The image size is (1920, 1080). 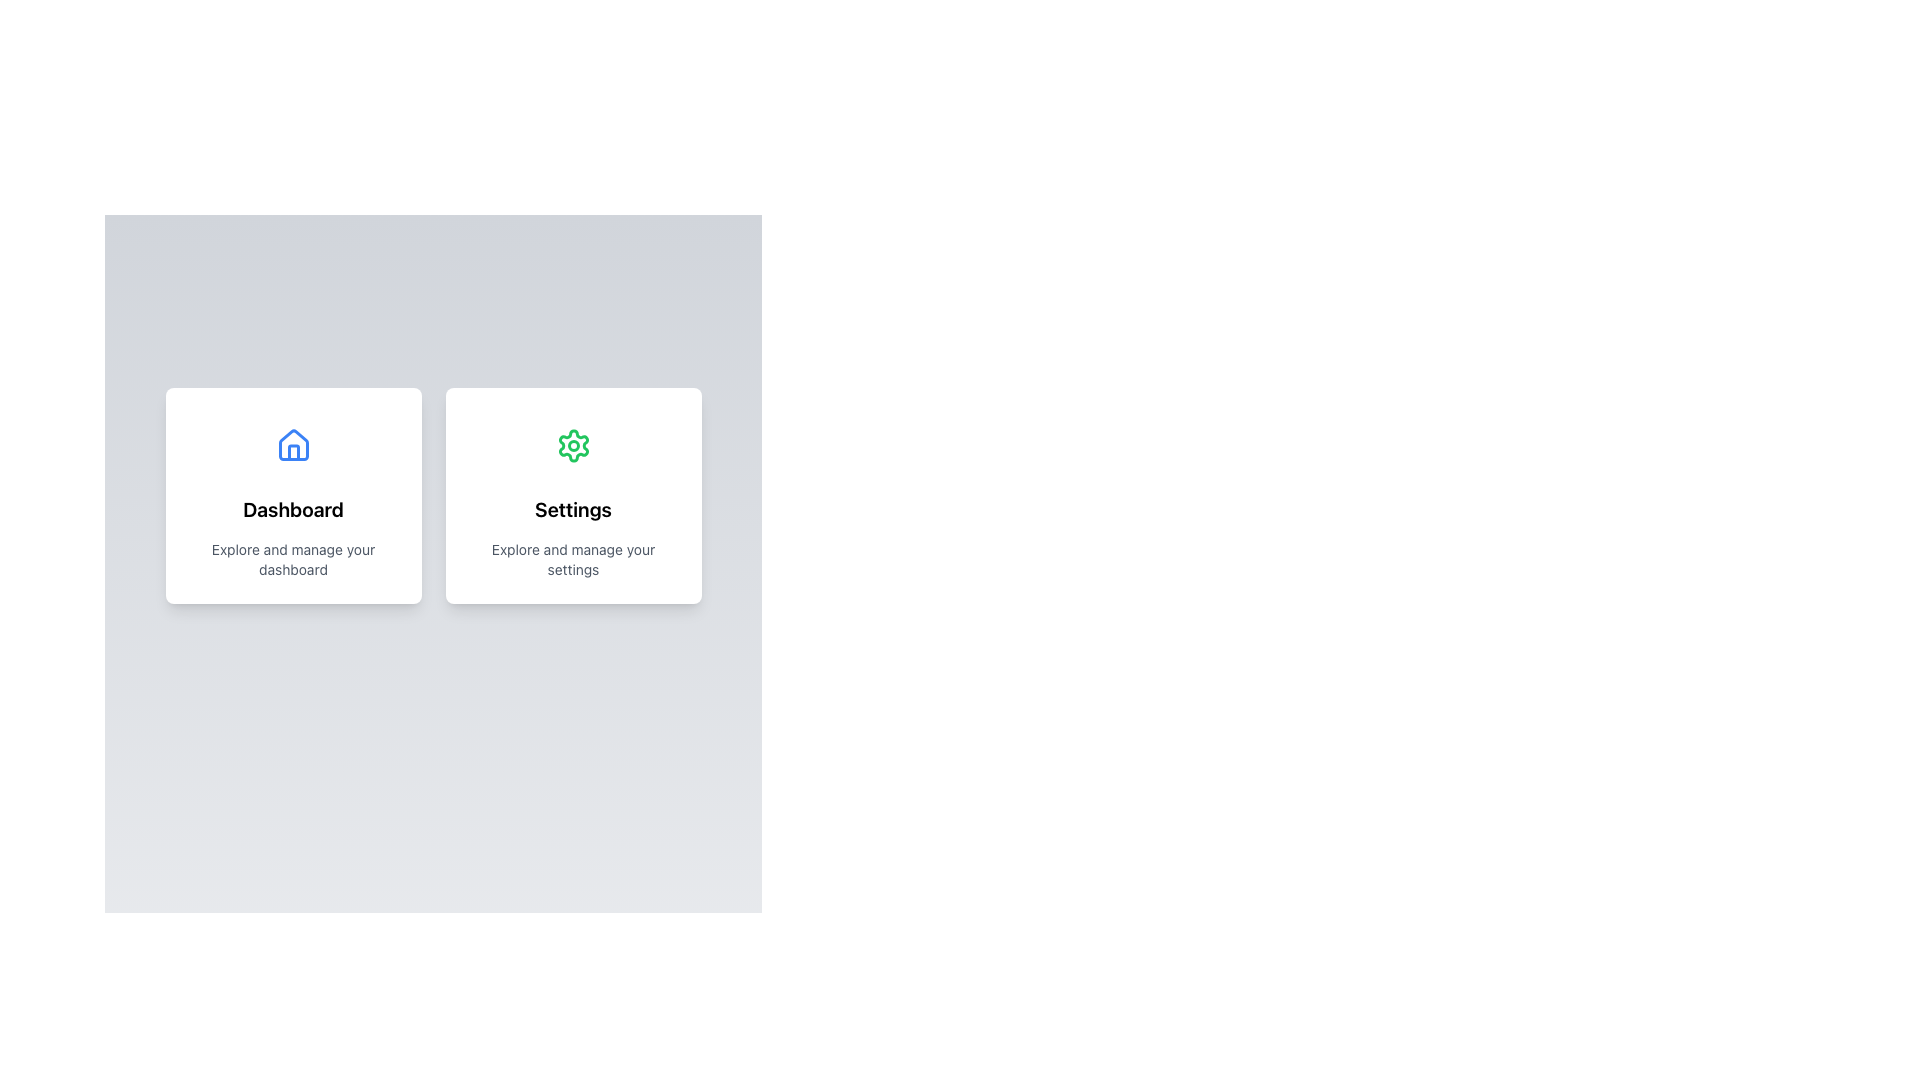 What do you see at coordinates (572, 559) in the screenshot?
I see `text label that says 'Explore and manage your settings', which is styled with a small font size and gray color, located within the 'Settings' card component` at bounding box center [572, 559].